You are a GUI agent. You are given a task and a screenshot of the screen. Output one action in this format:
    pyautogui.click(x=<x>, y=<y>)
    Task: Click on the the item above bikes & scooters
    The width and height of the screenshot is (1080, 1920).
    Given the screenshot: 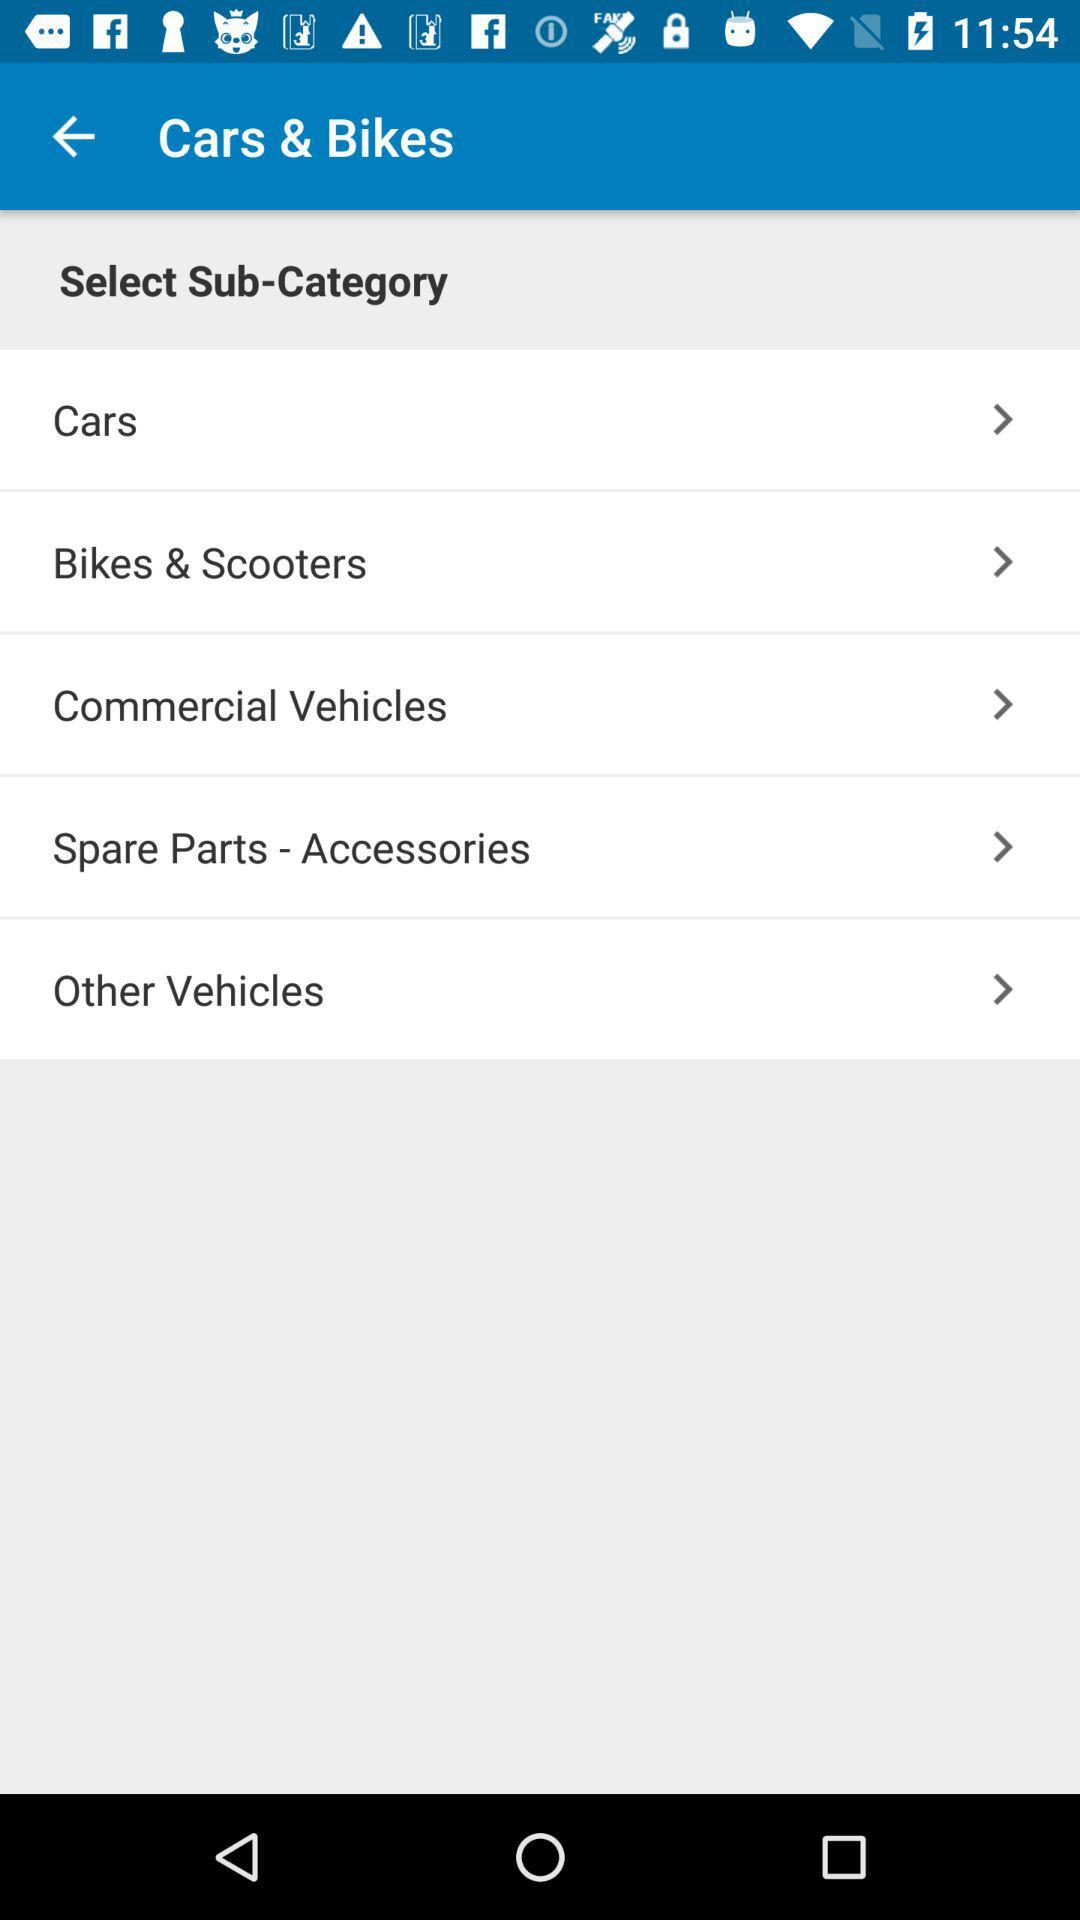 What is the action you would take?
    pyautogui.click(x=1003, y=418)
    